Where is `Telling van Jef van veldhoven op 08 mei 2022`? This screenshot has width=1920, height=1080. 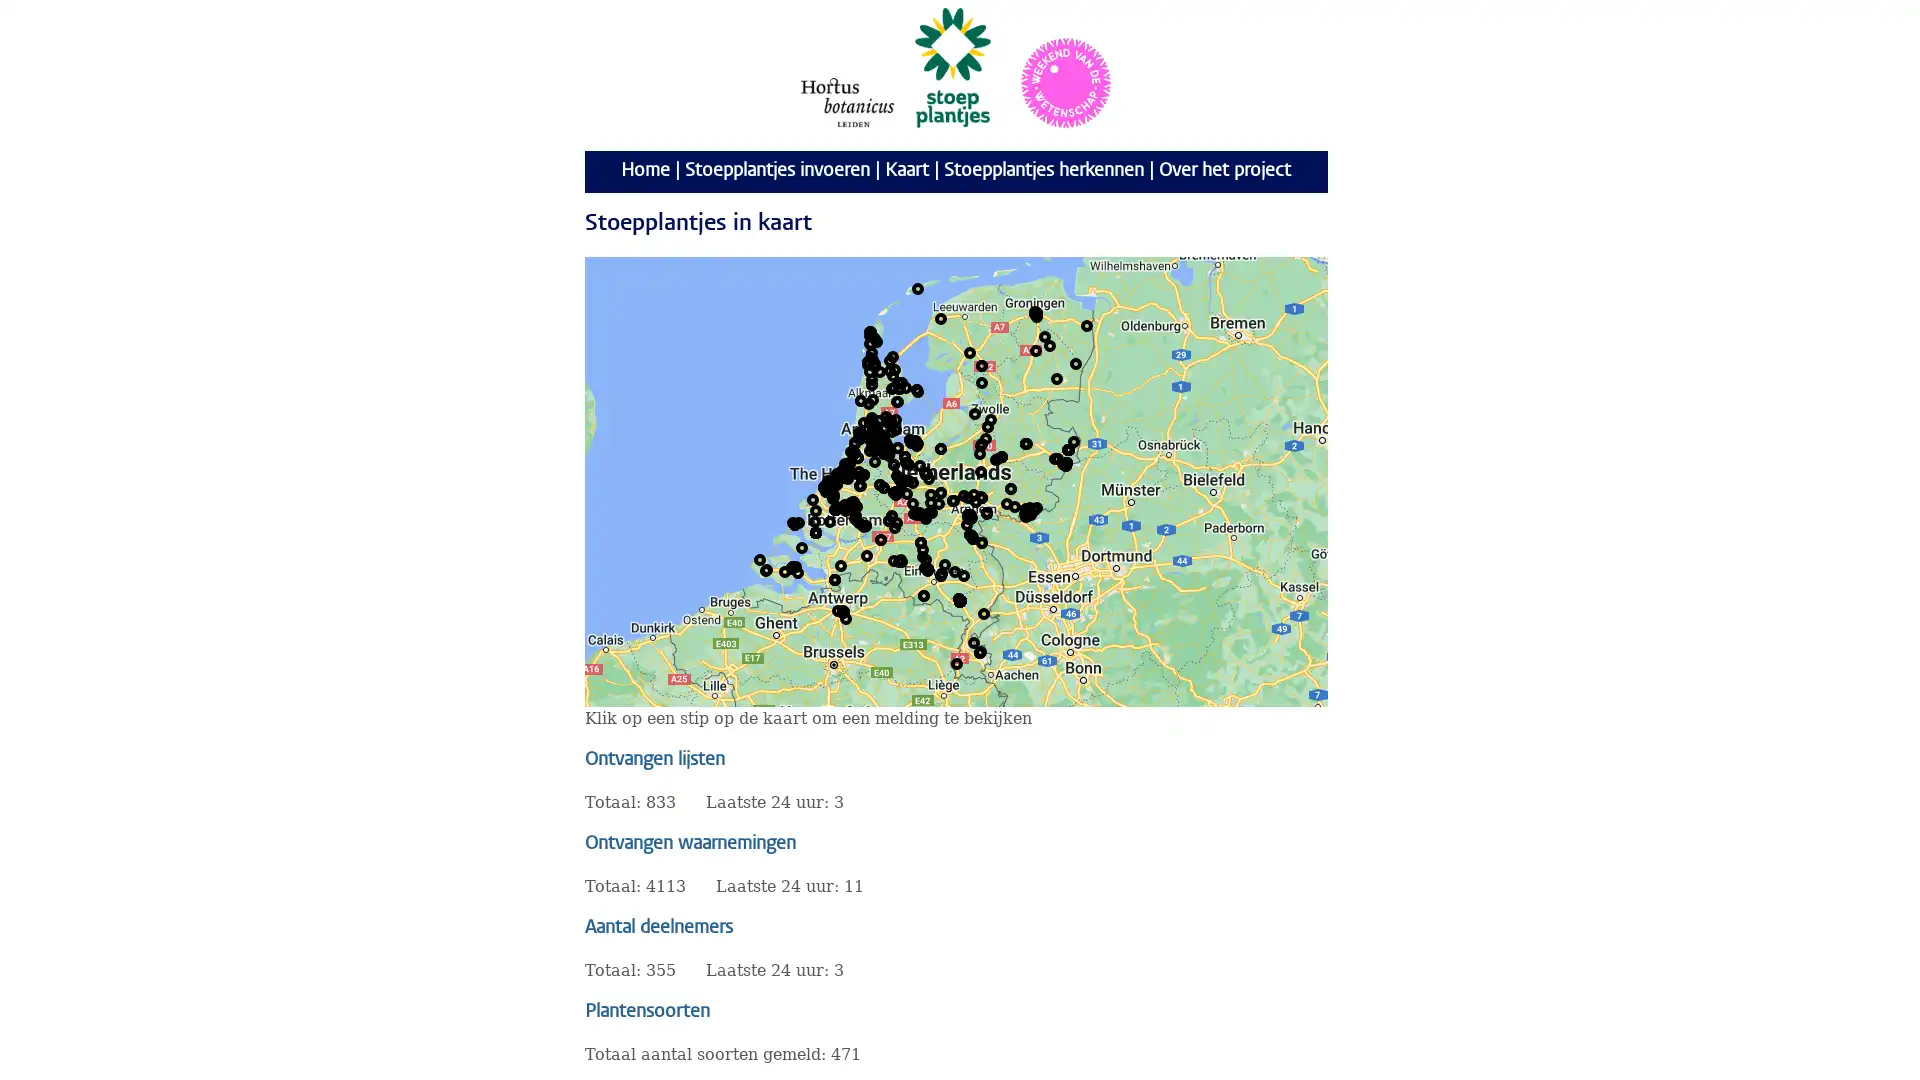
Telling van Jef van veldhoven op 08 mei 2022 is located at coordinates (921, 548).